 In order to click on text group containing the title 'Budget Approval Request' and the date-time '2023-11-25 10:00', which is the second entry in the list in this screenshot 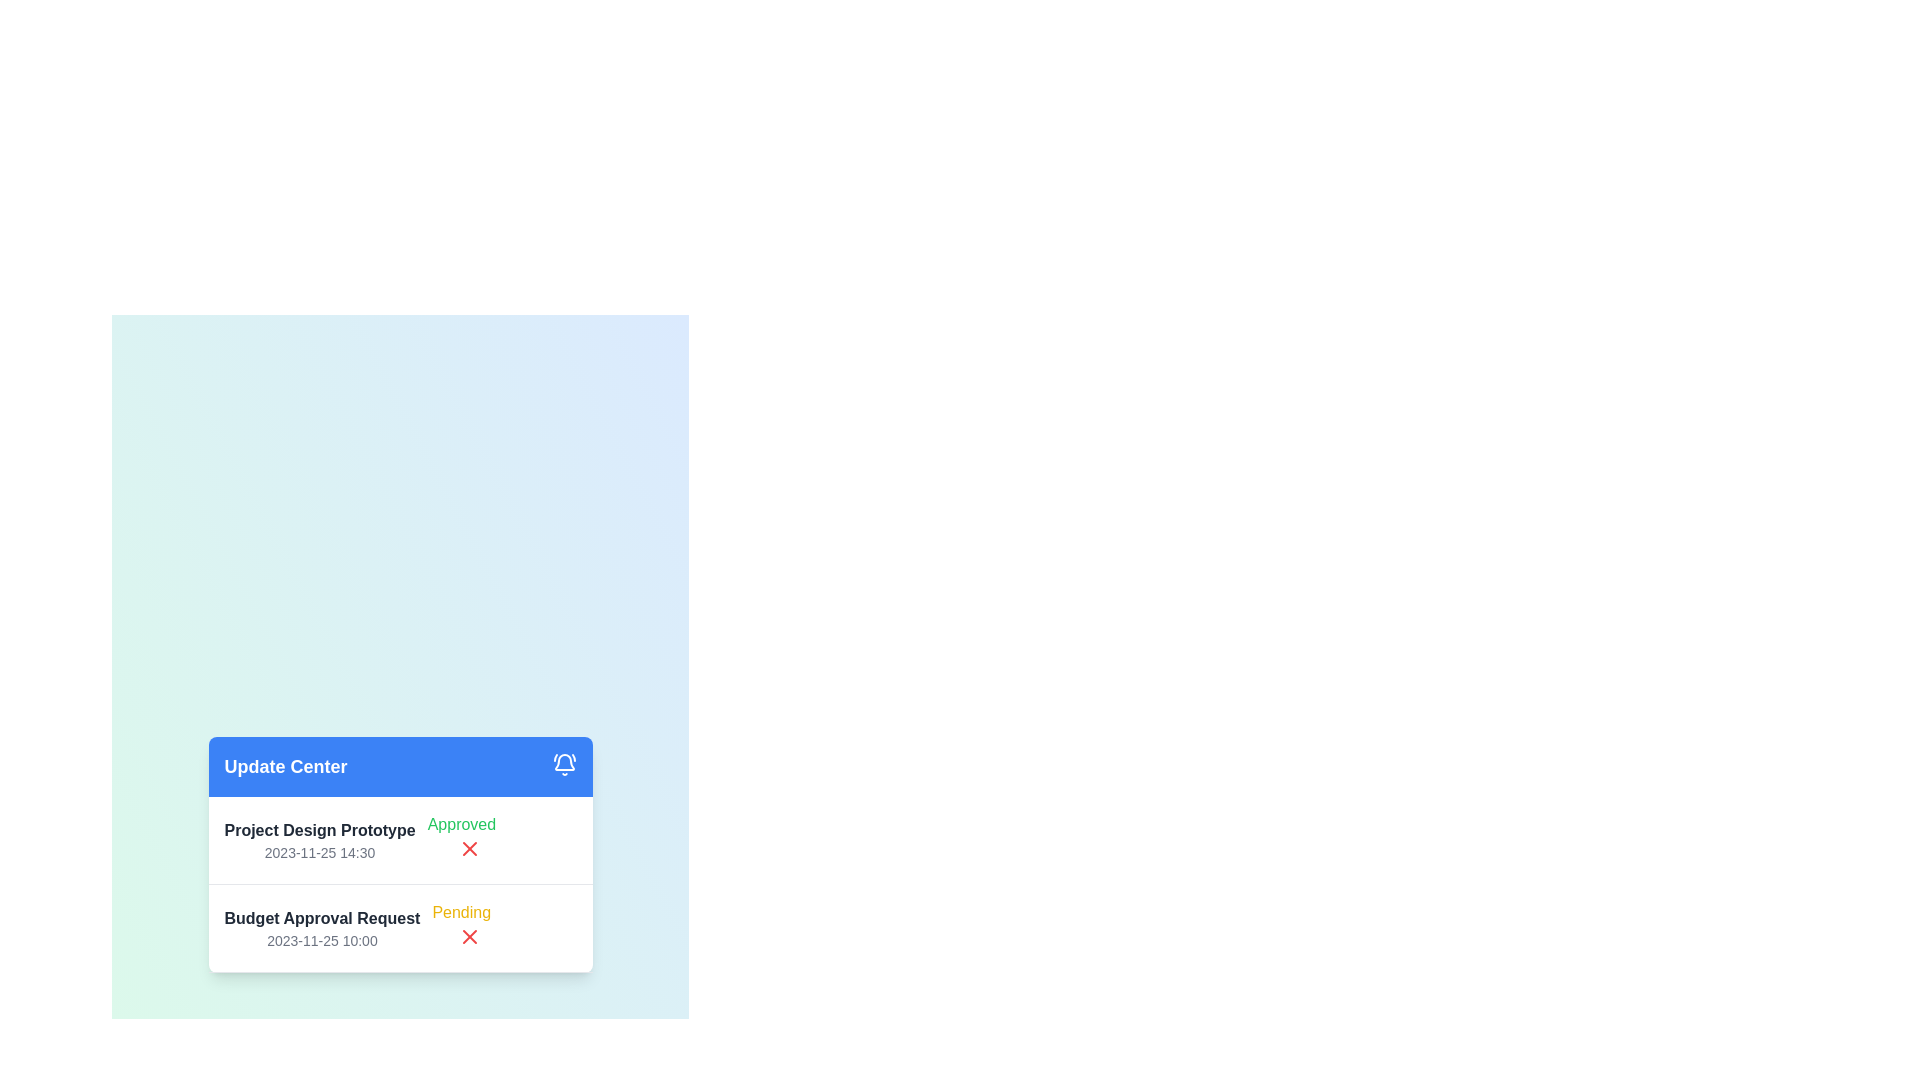, I will do `click(322, 928)`.